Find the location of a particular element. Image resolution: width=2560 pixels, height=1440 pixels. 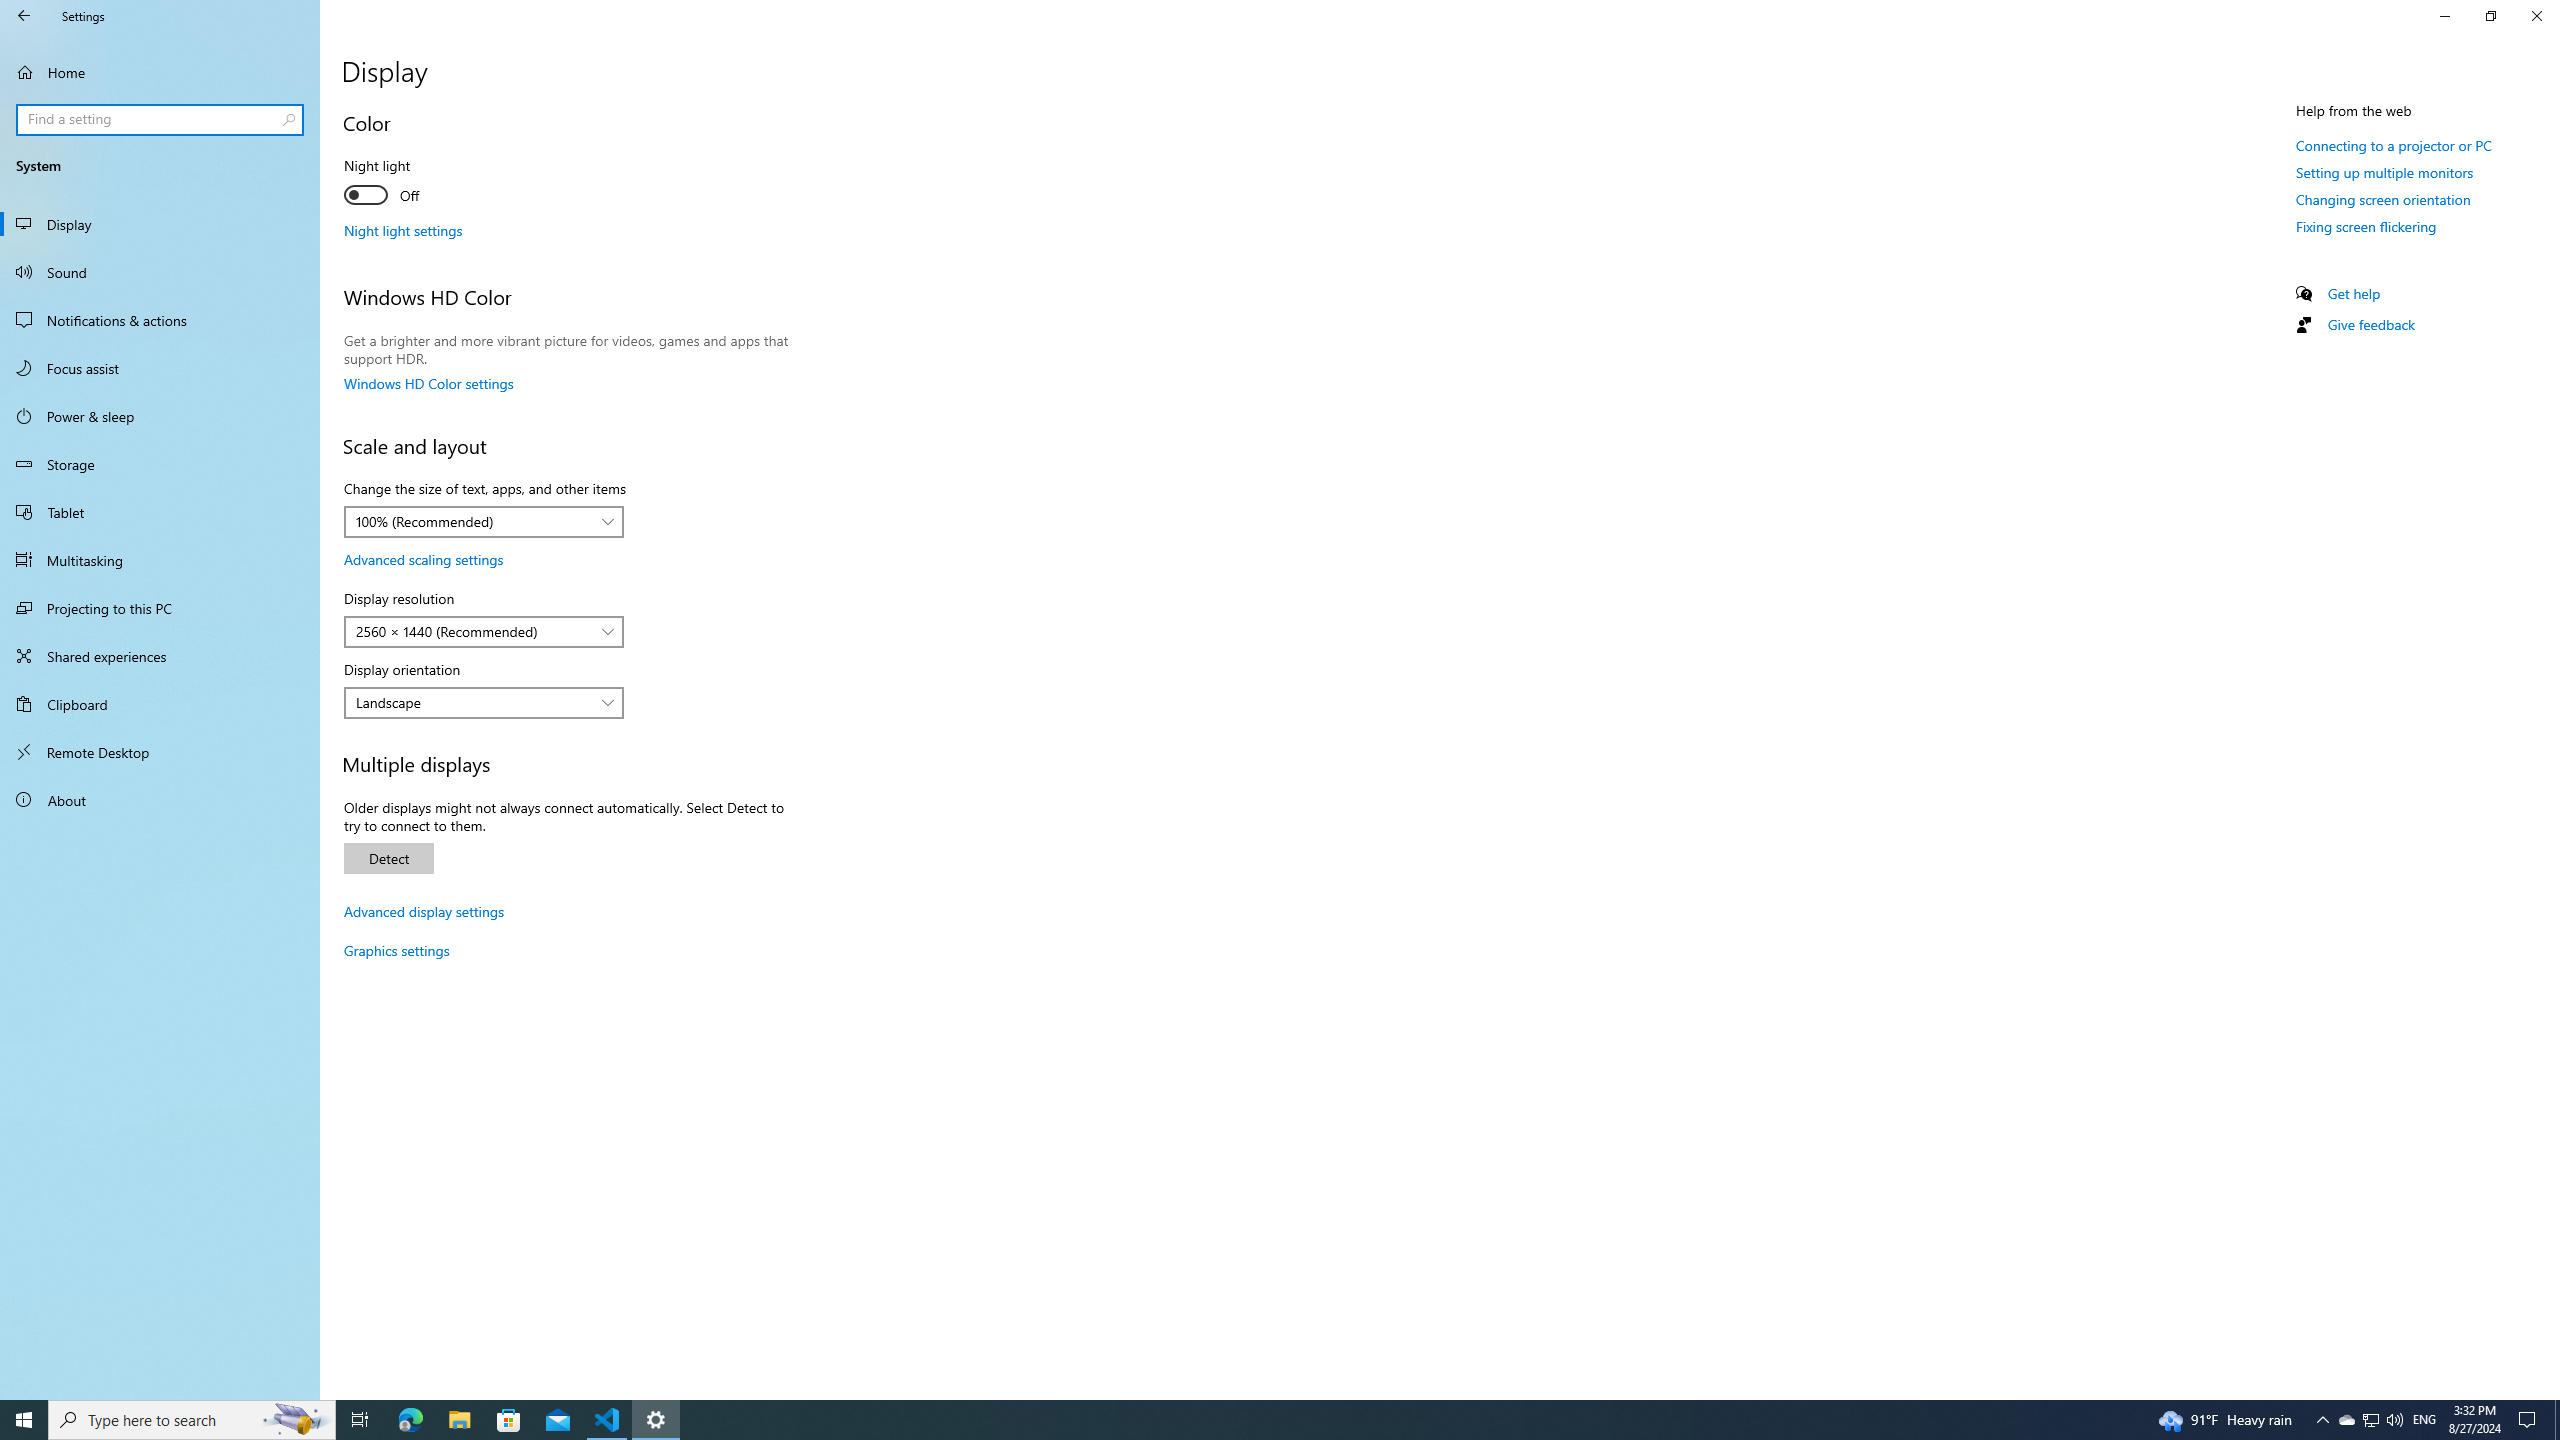

'Minimize Settings' is located at coordinates (2443, 15).